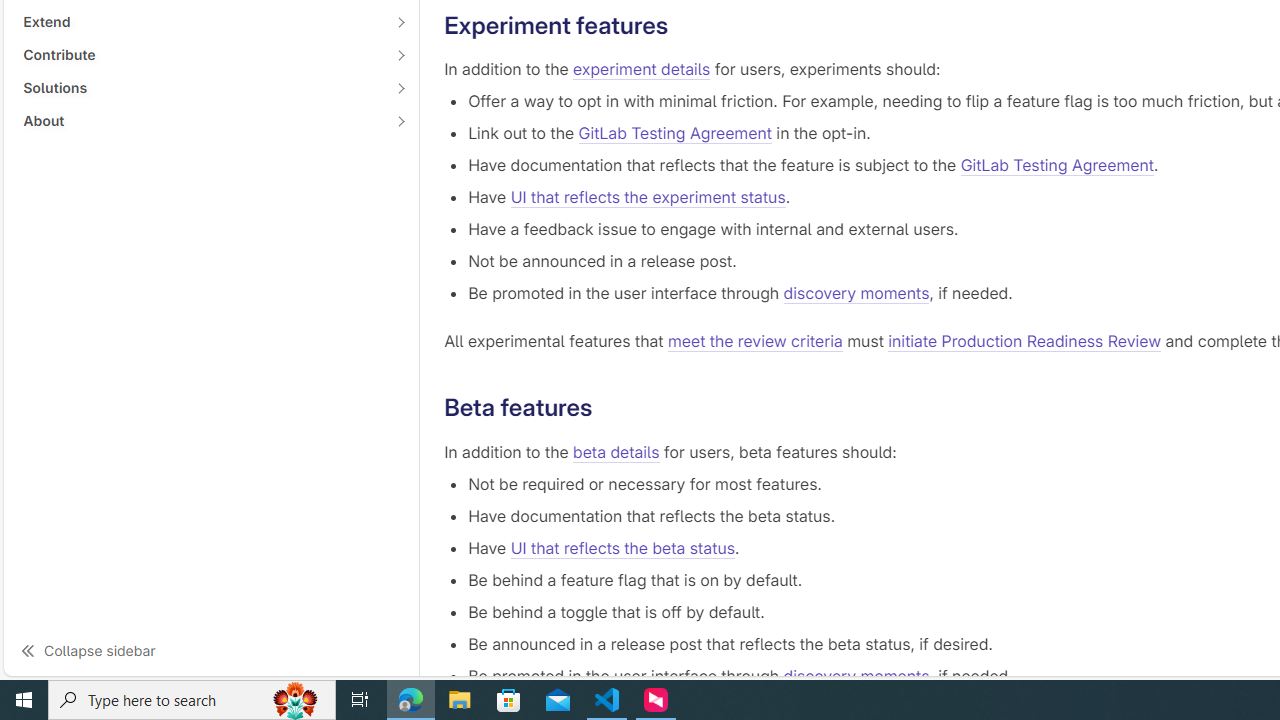 The width and height of the screenshot is (1280, 720). Describe the element at coordinates (621, 547) in the screenshot. I see `'UI that reflects the beta status'` at that location.